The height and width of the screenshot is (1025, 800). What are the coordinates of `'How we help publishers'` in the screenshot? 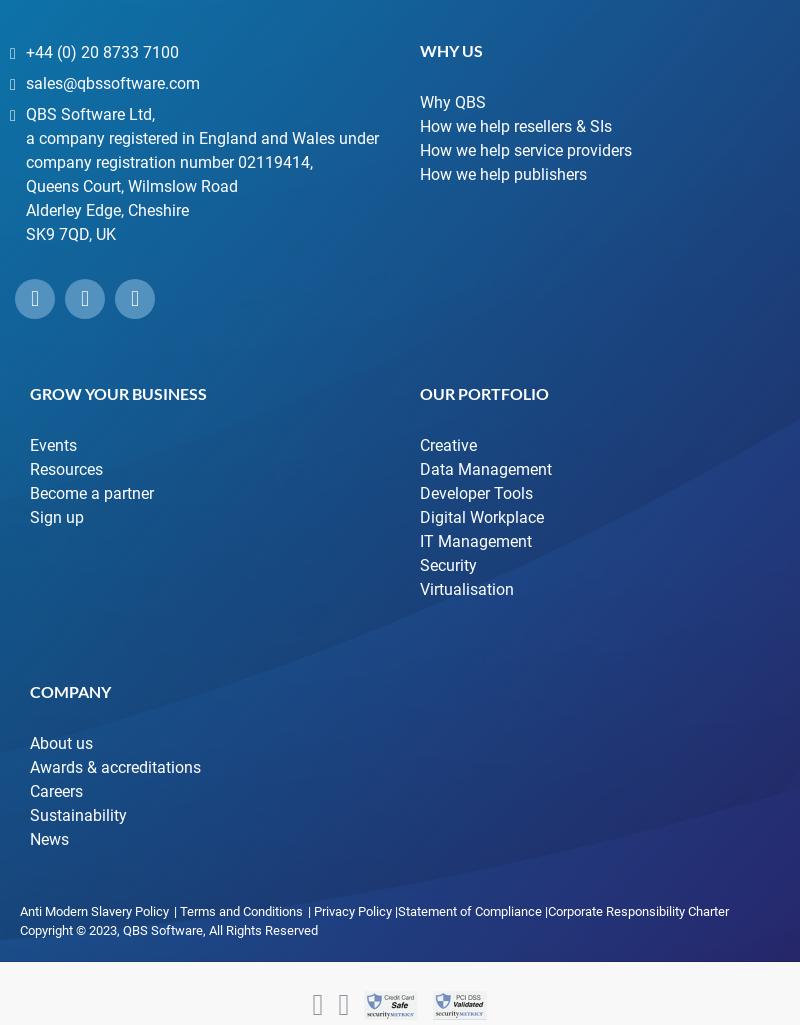 It's located at (502, 172).